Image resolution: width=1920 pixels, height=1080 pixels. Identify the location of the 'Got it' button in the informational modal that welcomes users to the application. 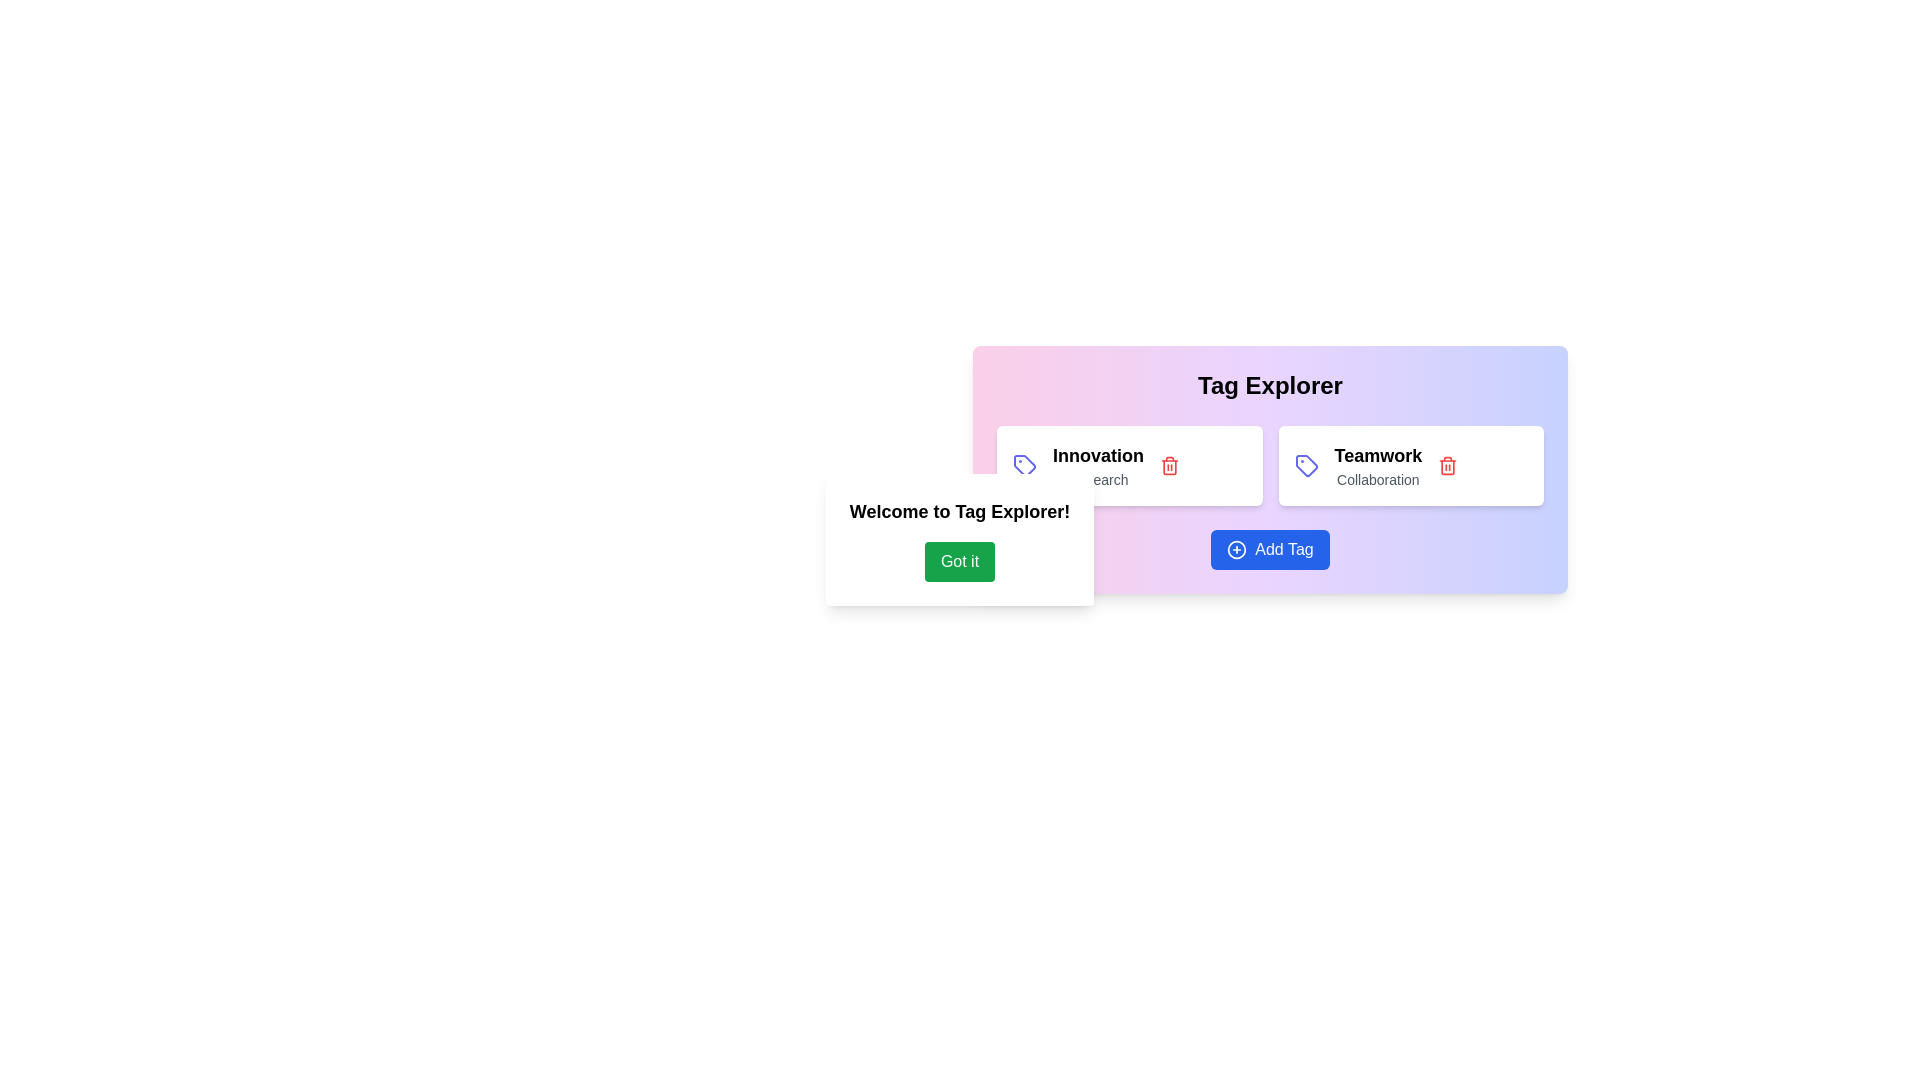
(960, 540).